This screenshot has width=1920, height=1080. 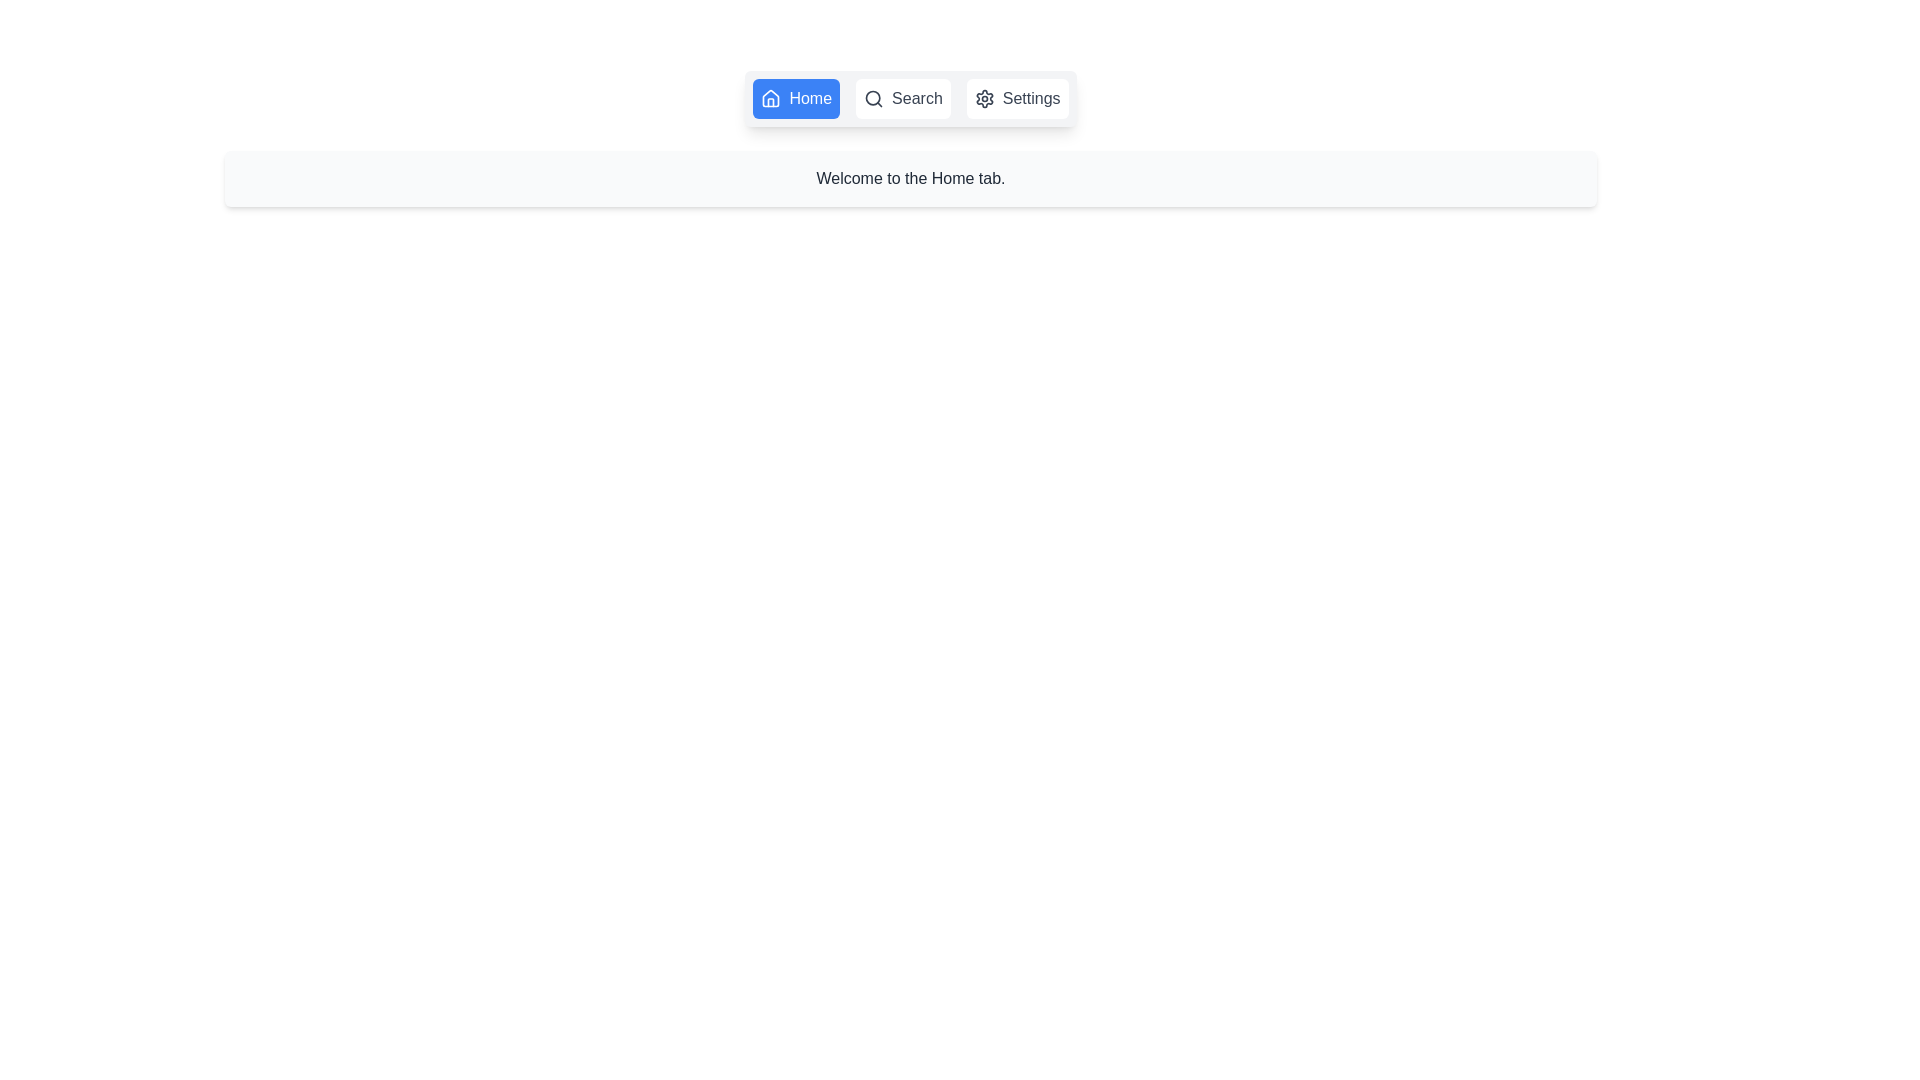 What do you see at coordinates (902, 99) in the screenshot?
I see `the 'Search' button` at bounding box center [902, 99].